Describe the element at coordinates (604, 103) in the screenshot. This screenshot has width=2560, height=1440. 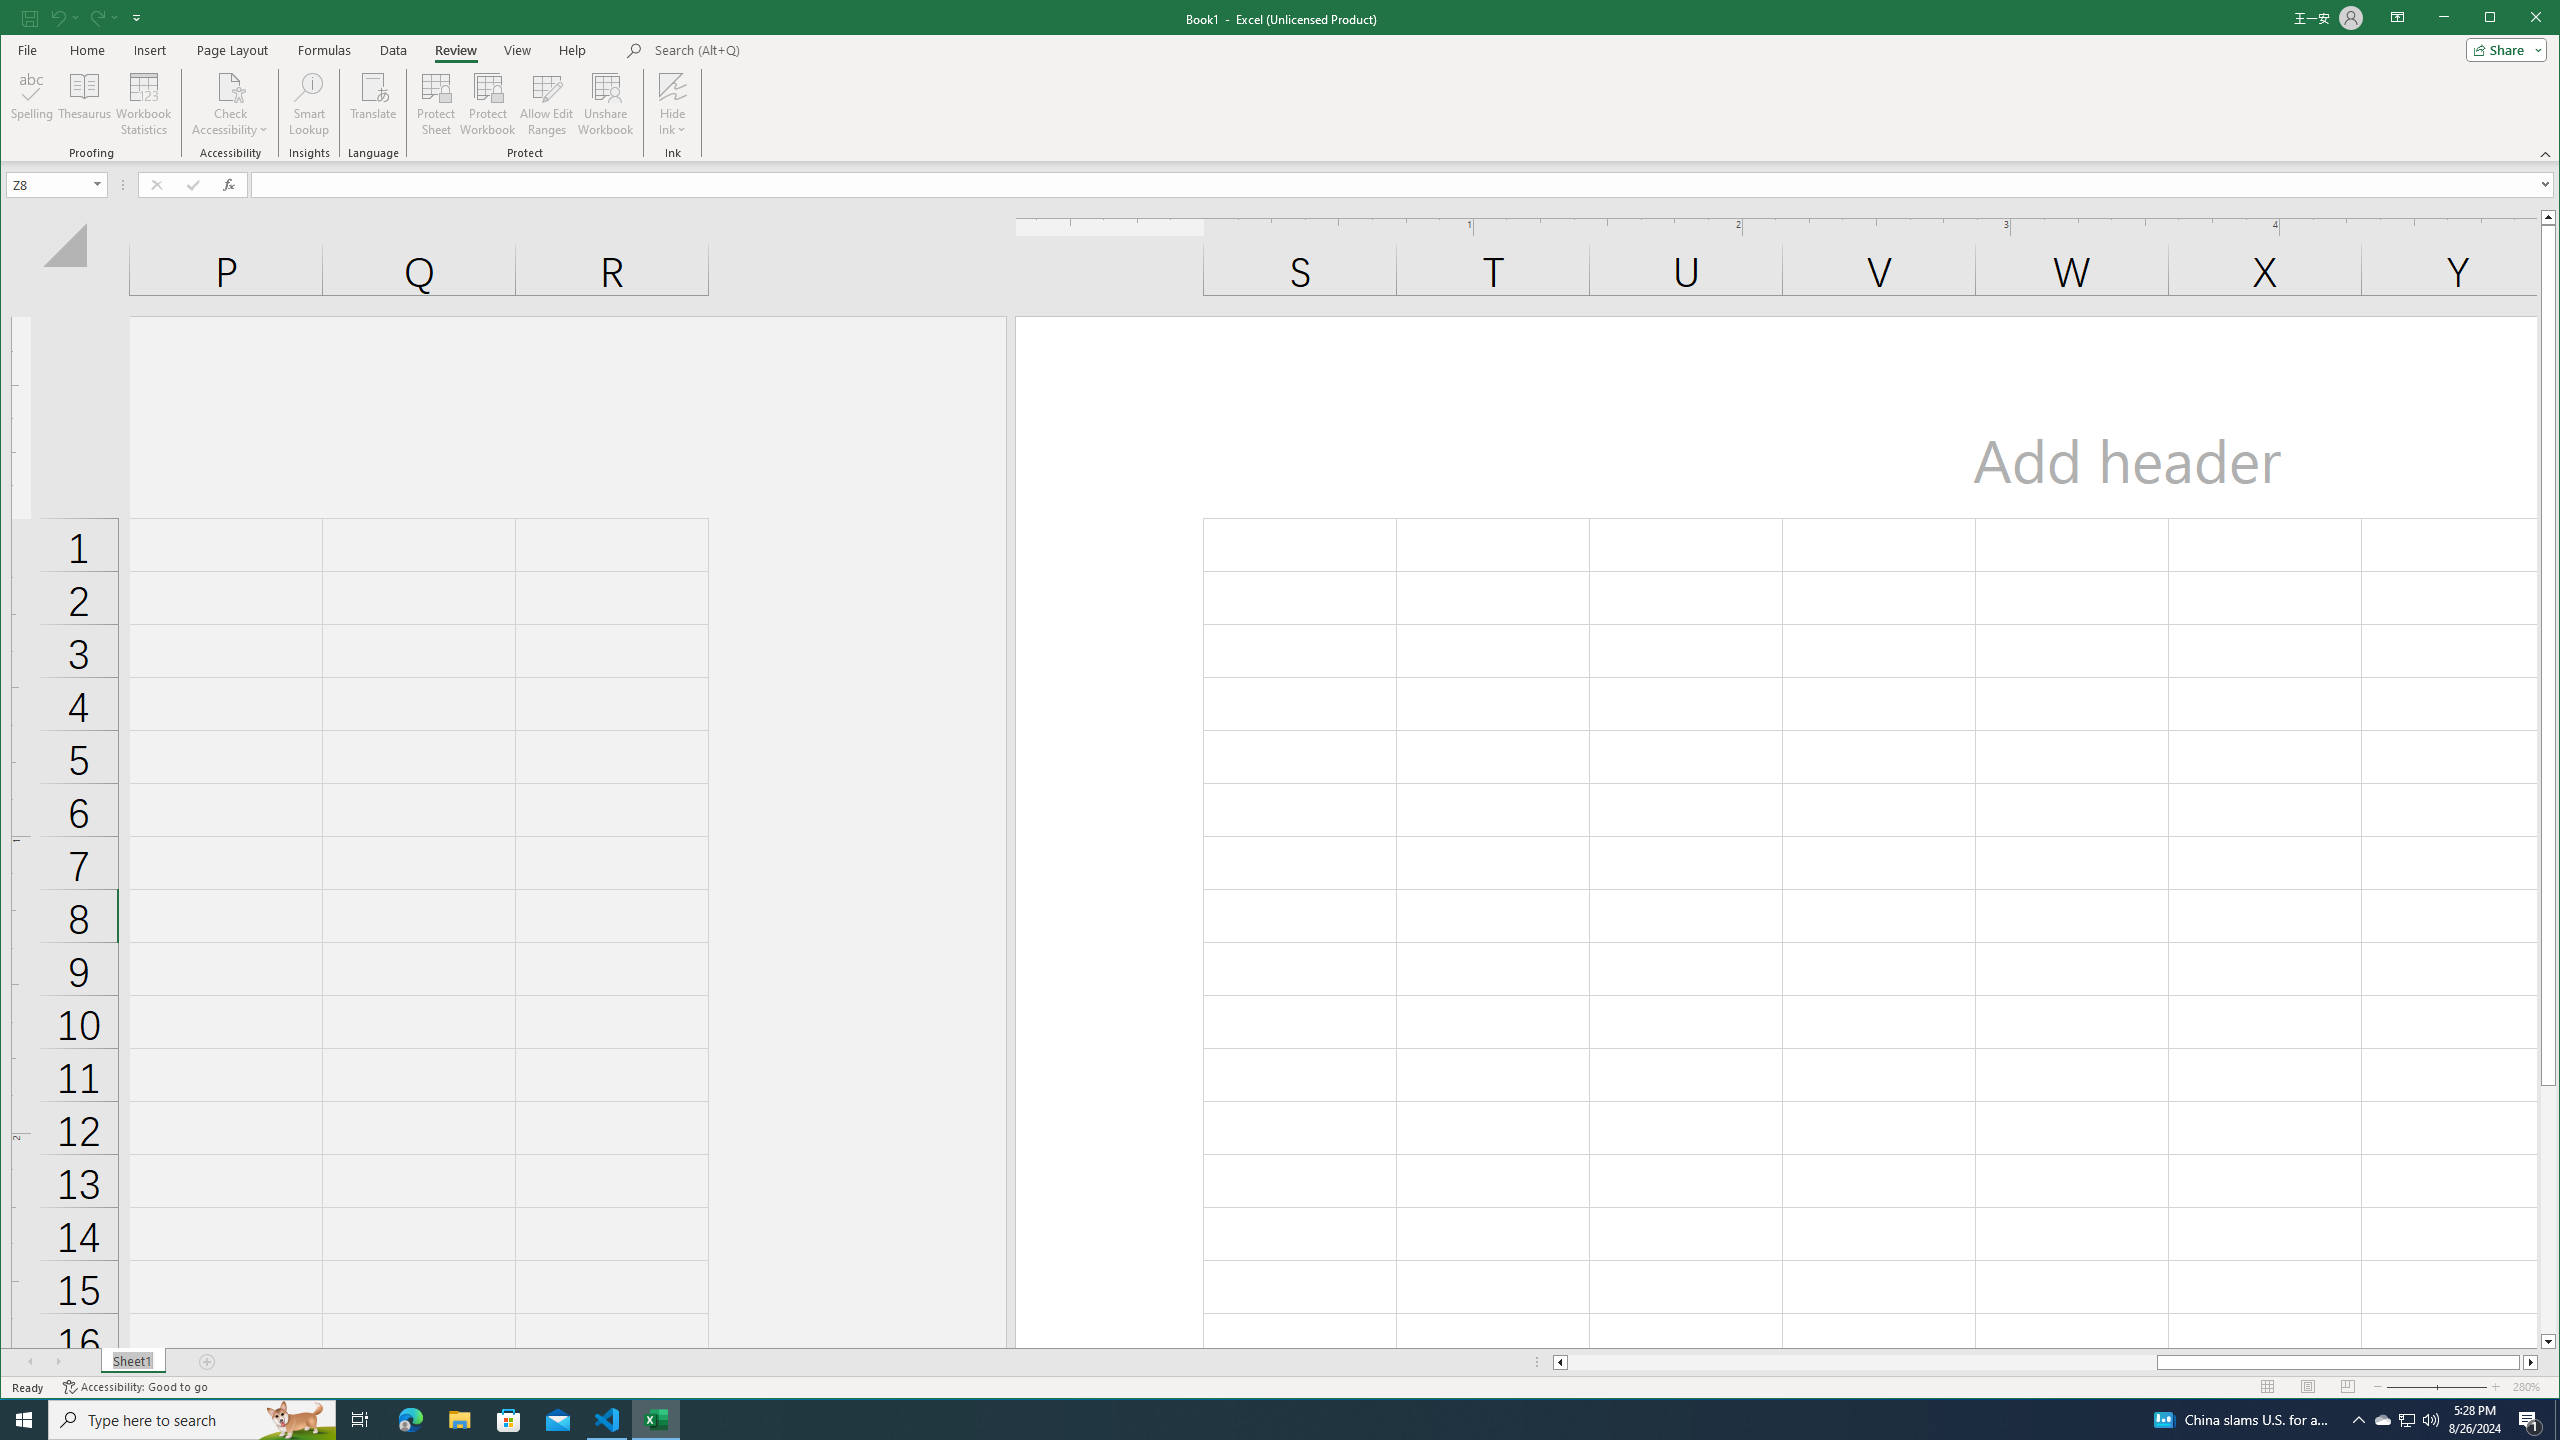
I see `'Unshare Workbook'` at that location.